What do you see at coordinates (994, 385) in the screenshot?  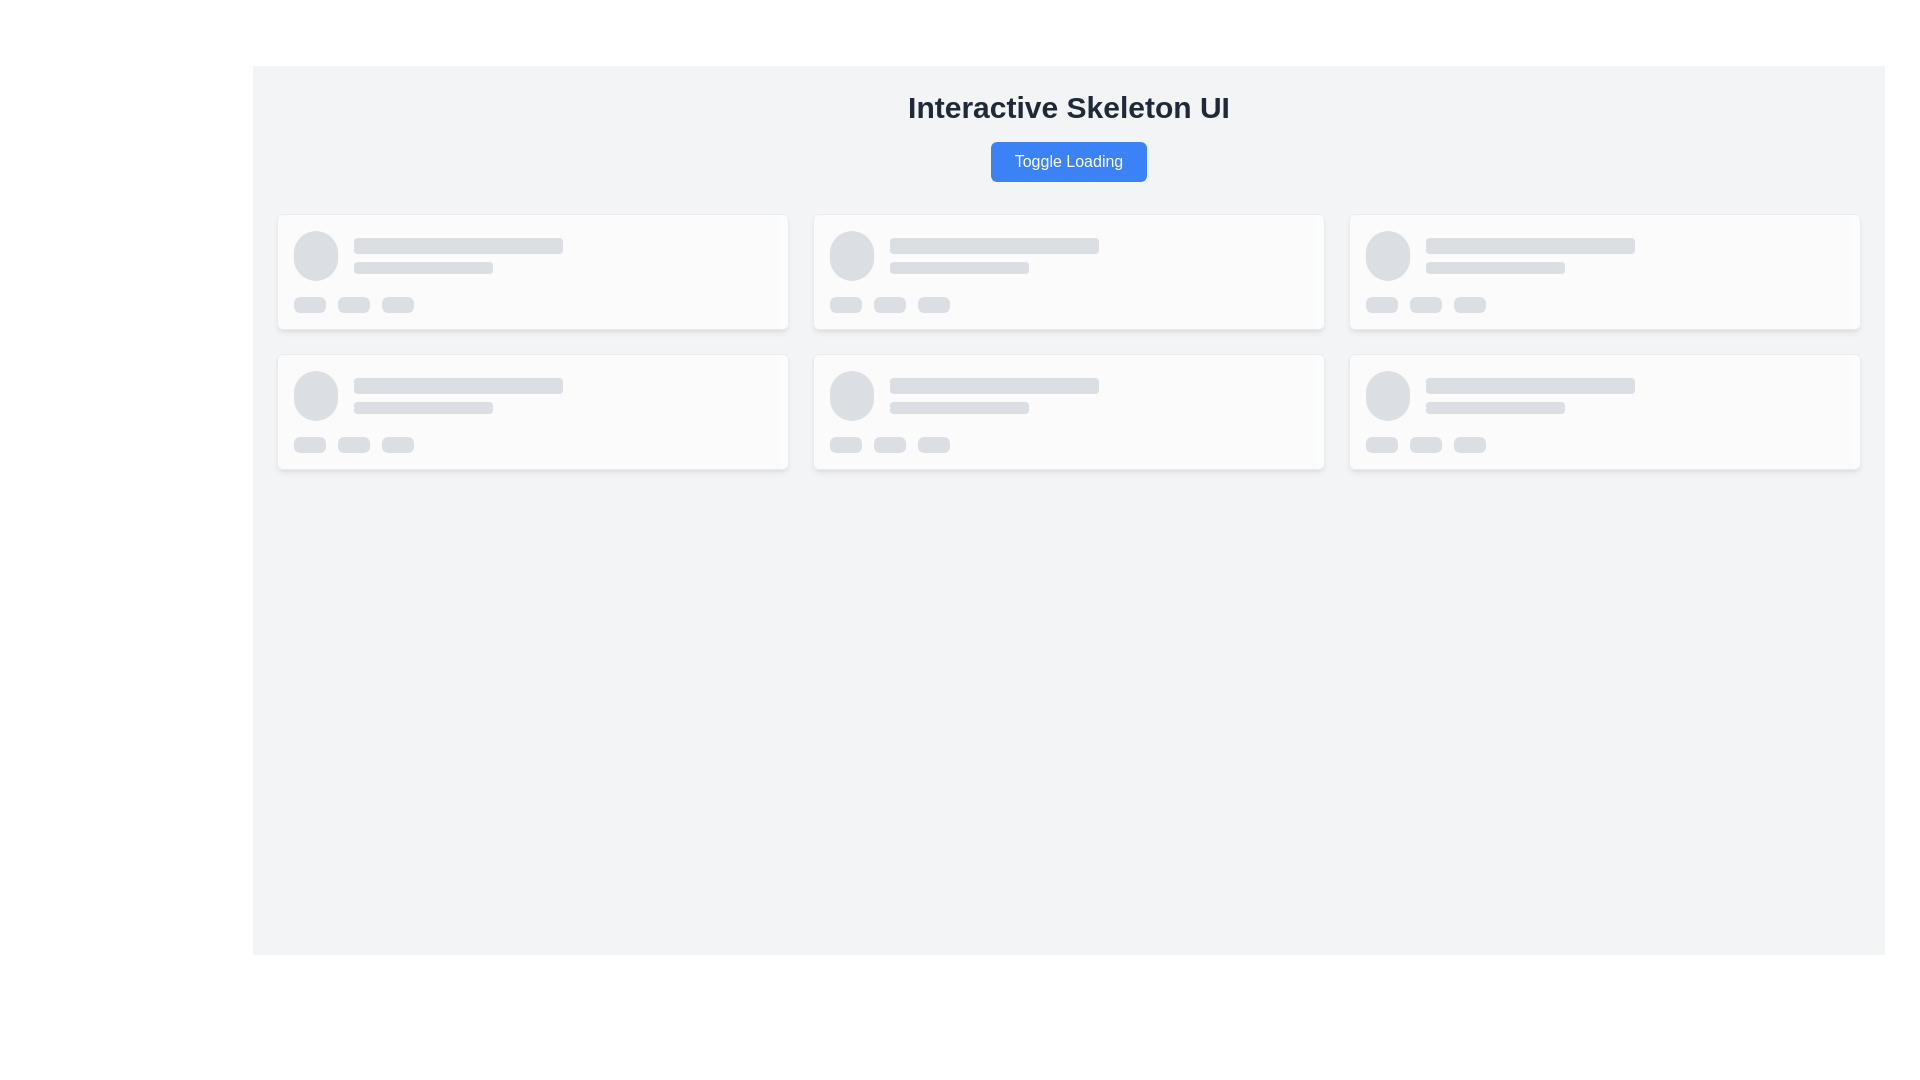 I see `the uppermost skeleton placeholder element in the vertical stack located in the lower portion of the middle card in the second row of a grid layout` at bounding box center [994, 385].